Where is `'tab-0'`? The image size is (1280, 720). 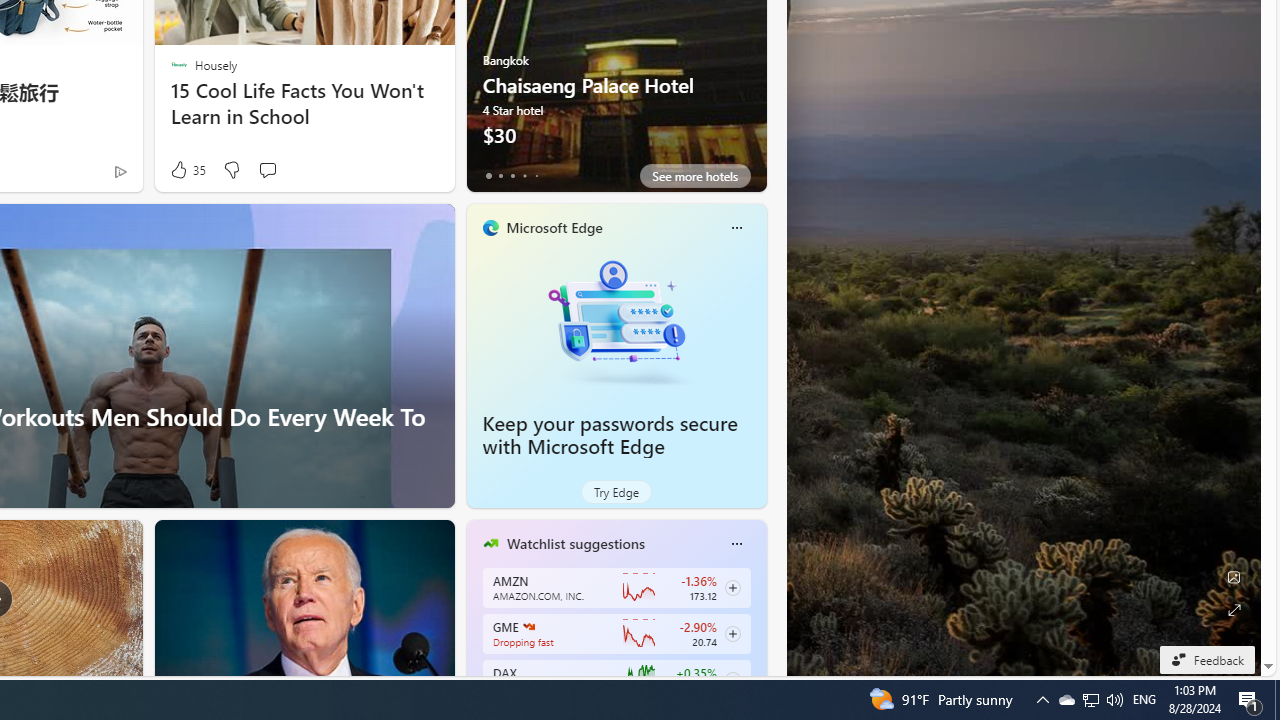 'tab-0' is located at coordinates (488, 175).